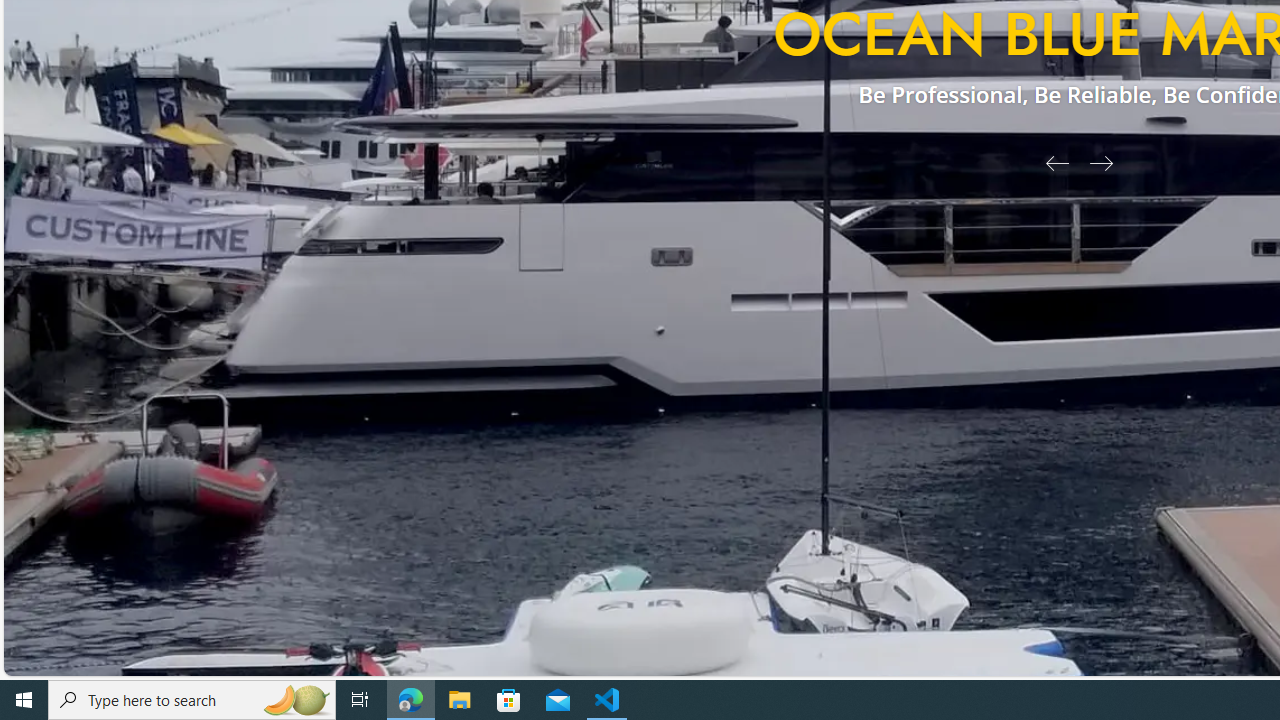 The width and height of the screenshot is (1280, 720). I want to click on 'Next Slide', so click(1108, 161).